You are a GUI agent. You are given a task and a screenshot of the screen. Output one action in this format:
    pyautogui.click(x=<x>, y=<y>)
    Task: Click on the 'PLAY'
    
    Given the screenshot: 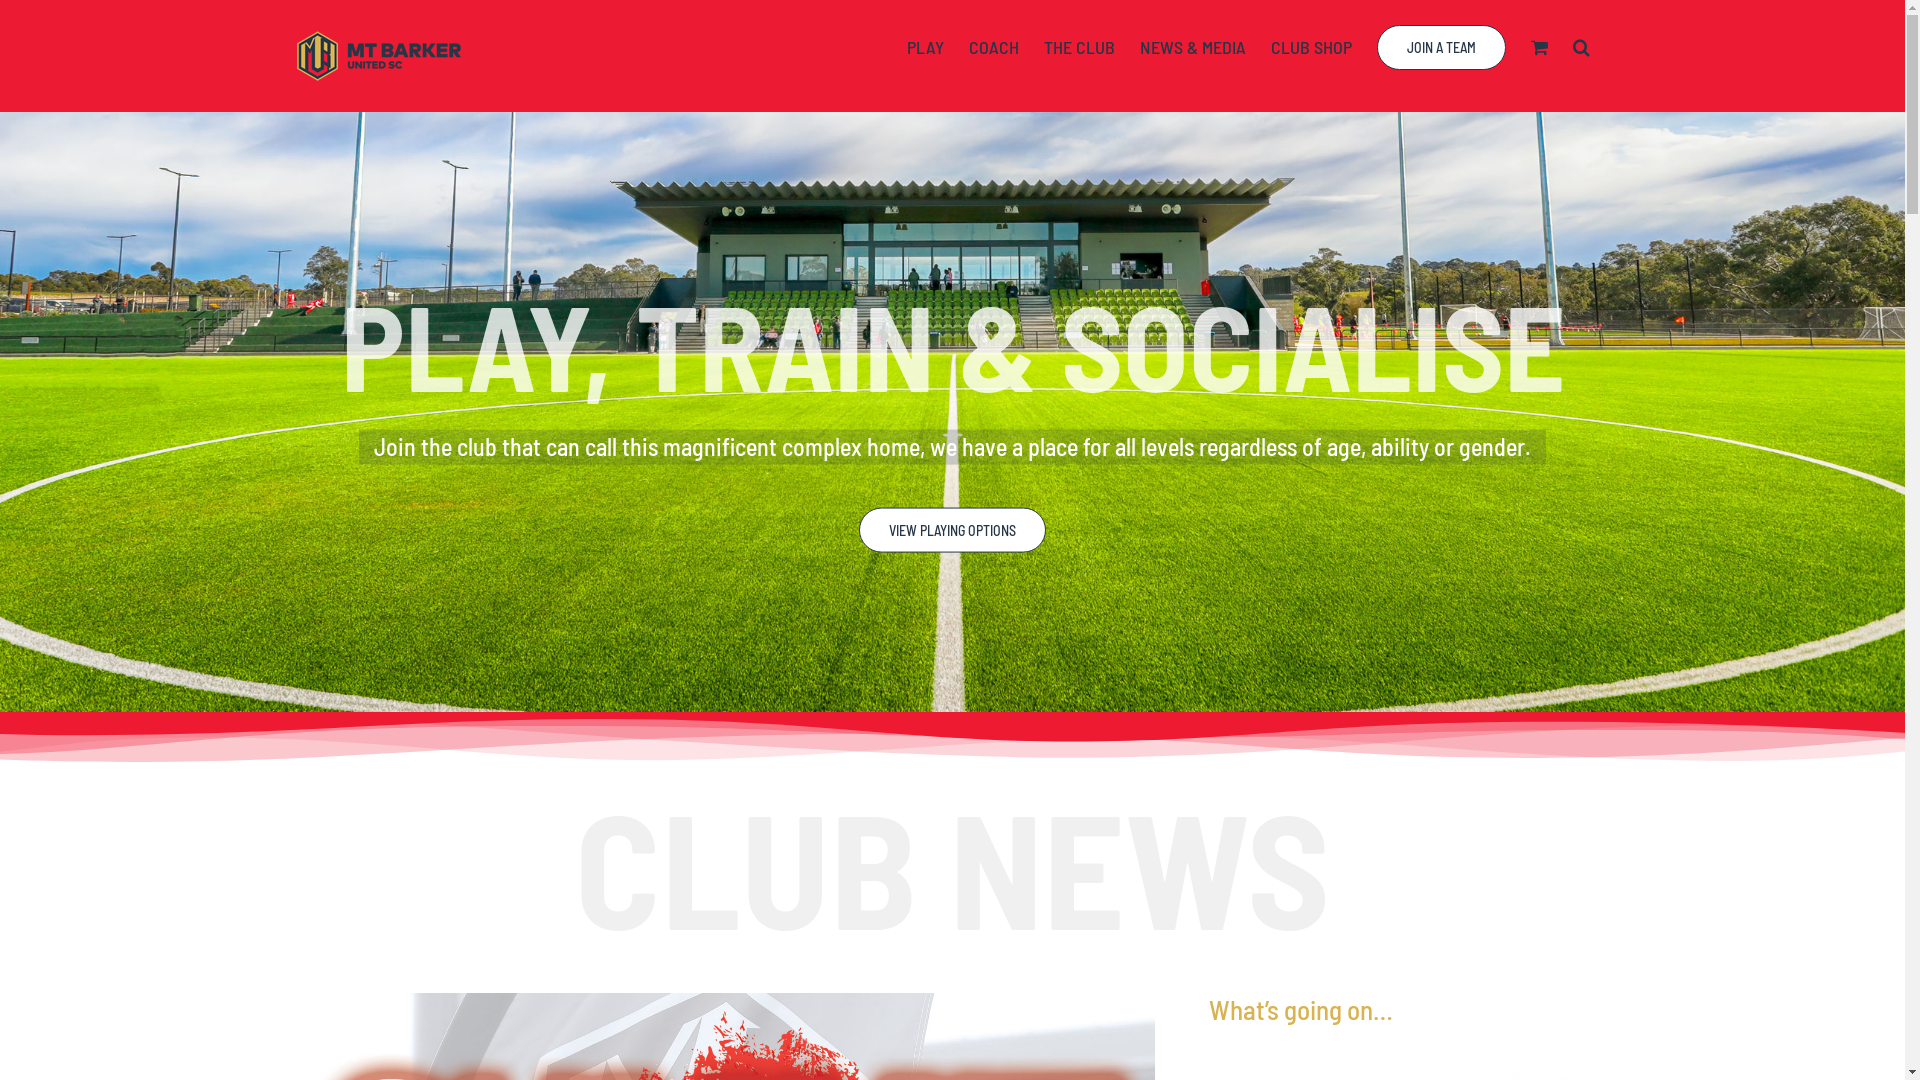 What is the action you would take?
    pyautogui.click(x=924, y=45)
    